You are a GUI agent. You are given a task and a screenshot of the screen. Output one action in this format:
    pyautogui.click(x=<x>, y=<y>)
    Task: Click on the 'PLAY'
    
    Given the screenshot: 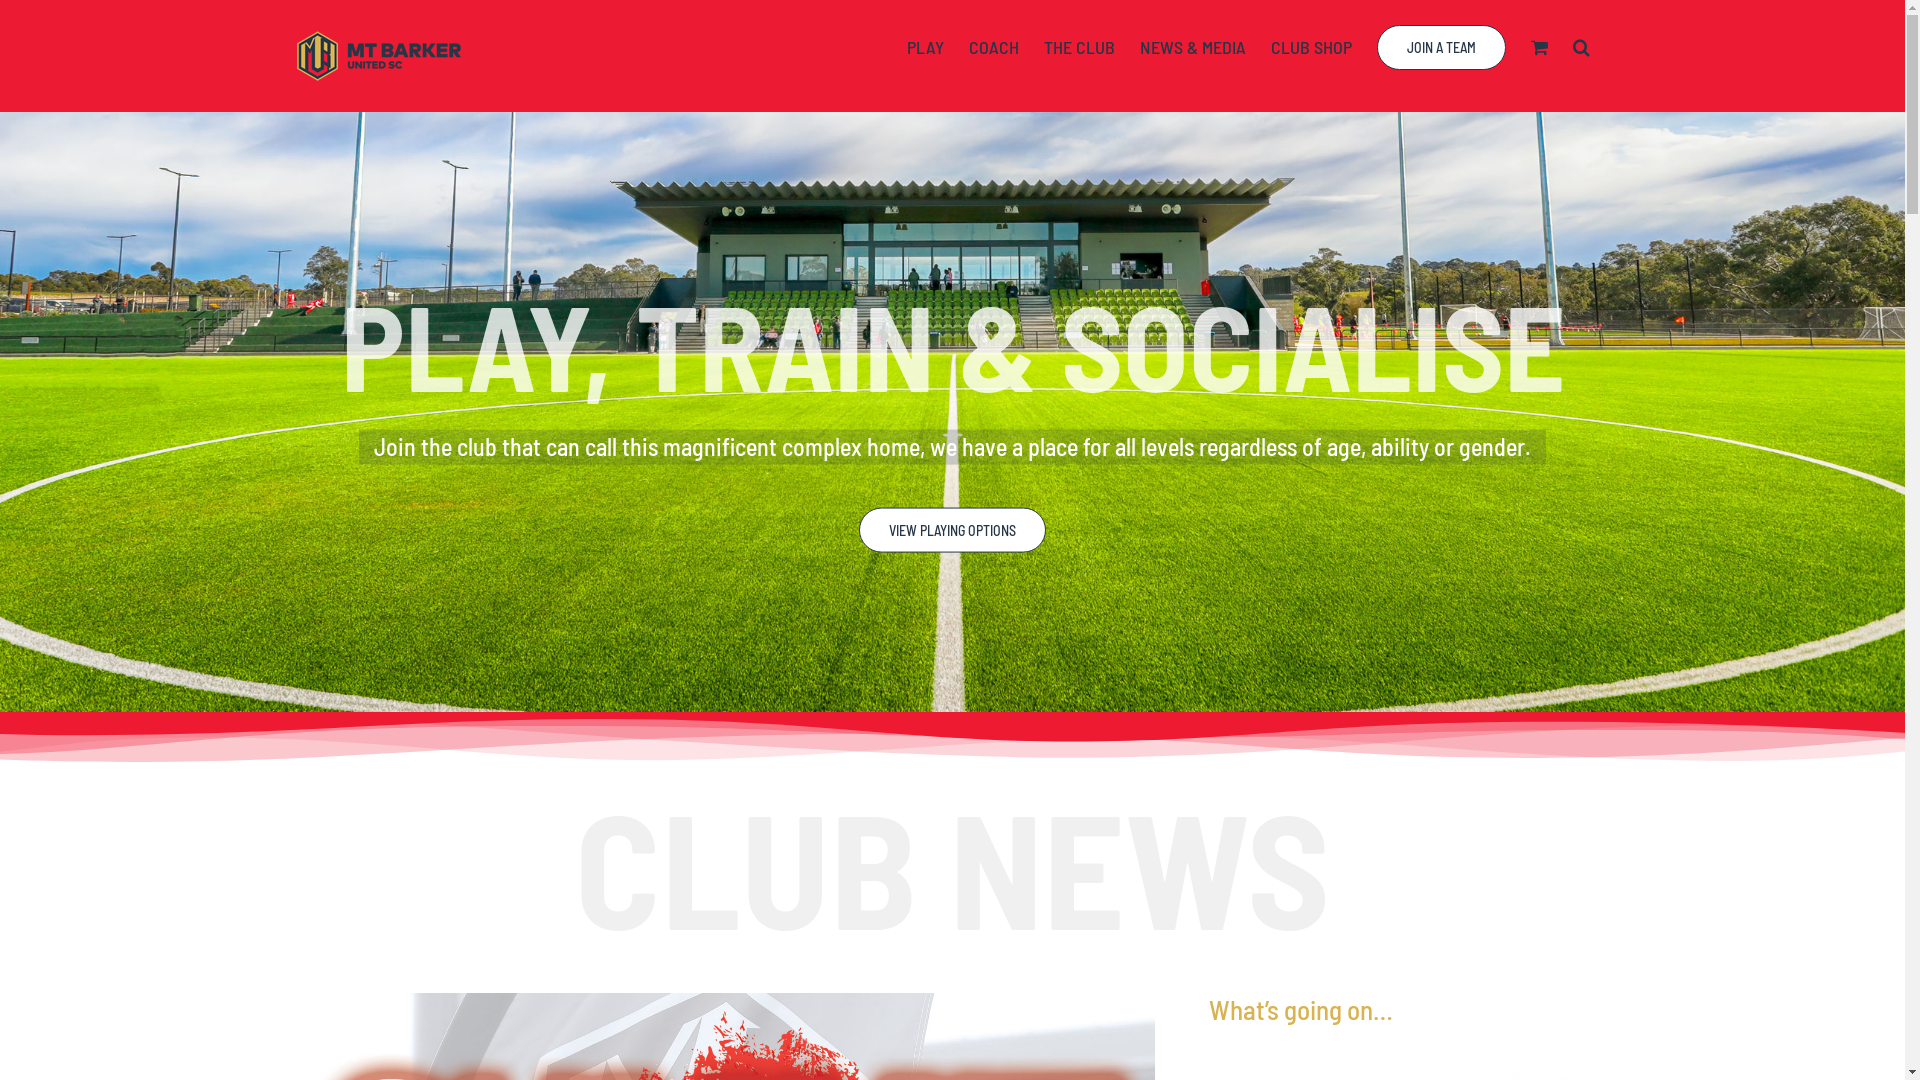 What is the action you would take?
    pyautogui.click(x=924, y=45)
    